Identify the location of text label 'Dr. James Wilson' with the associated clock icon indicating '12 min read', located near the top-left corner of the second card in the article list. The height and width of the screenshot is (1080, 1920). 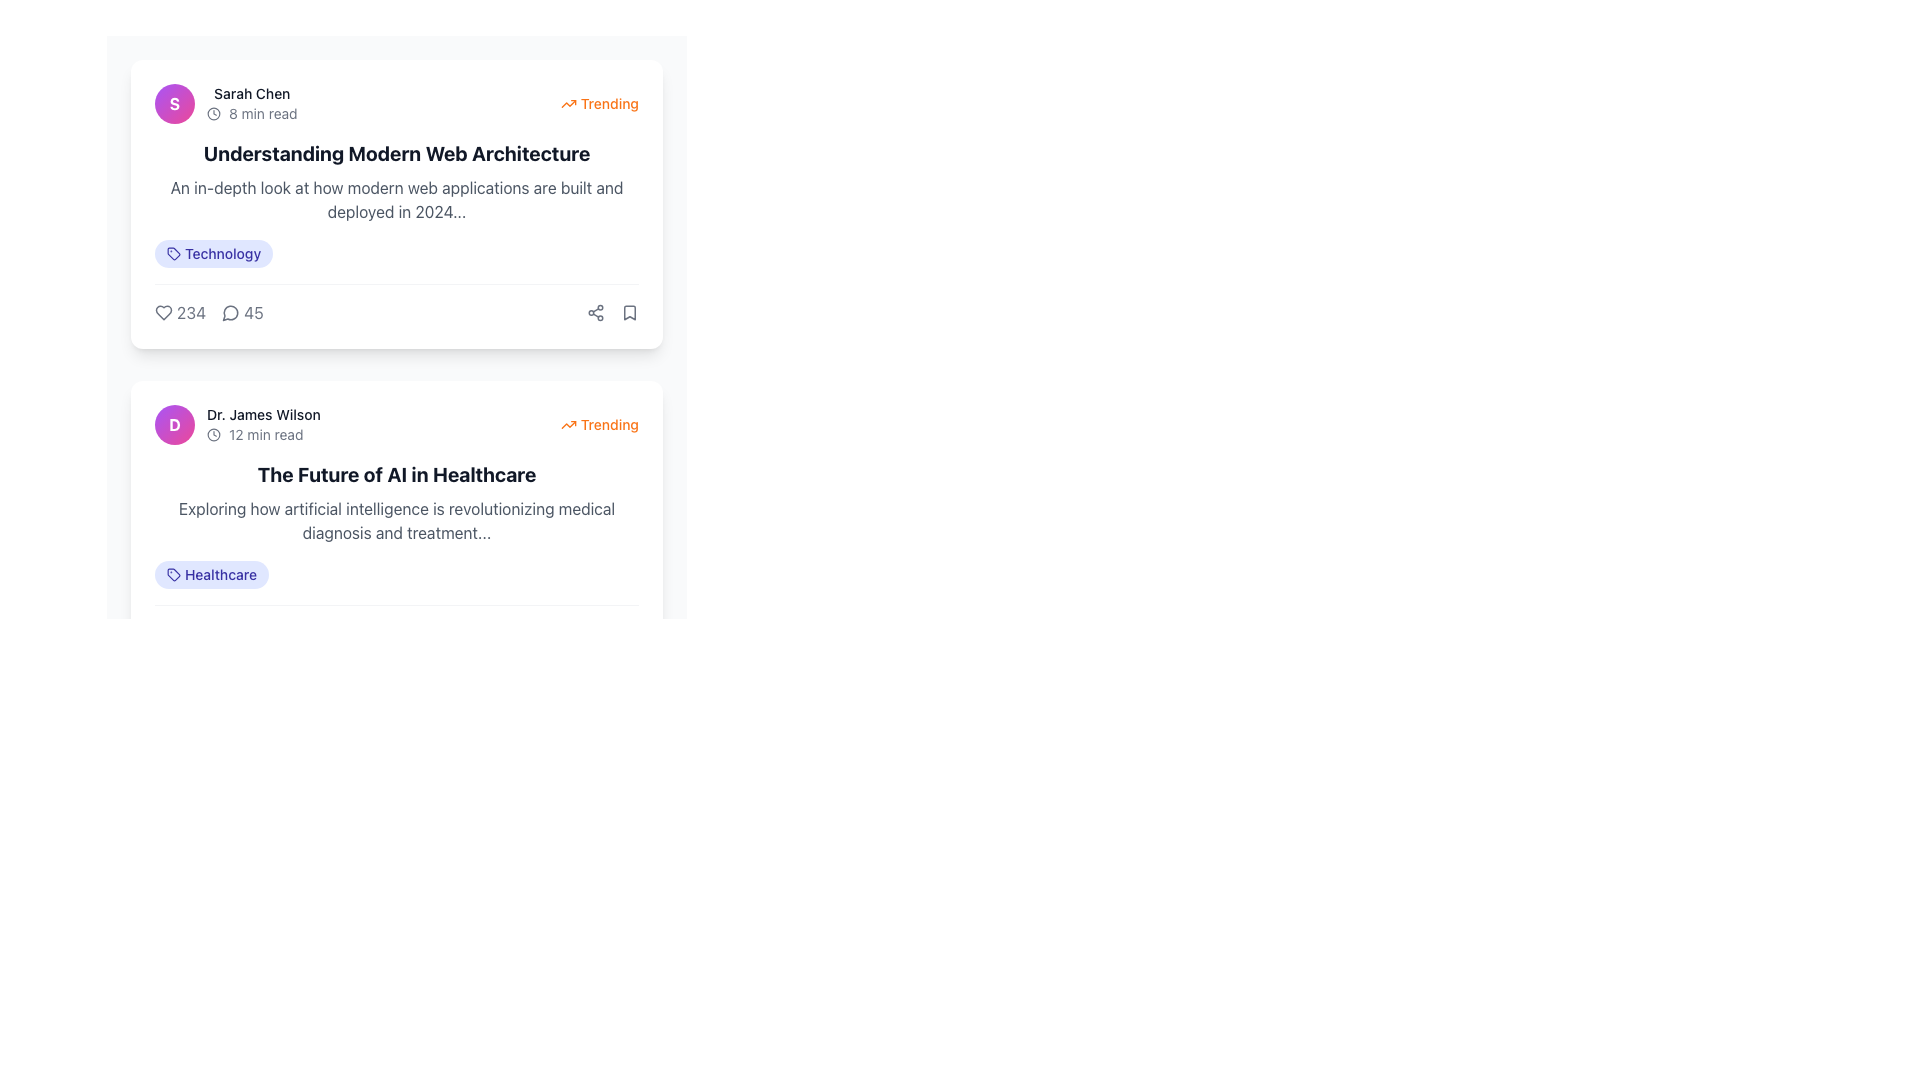
(262, 423).